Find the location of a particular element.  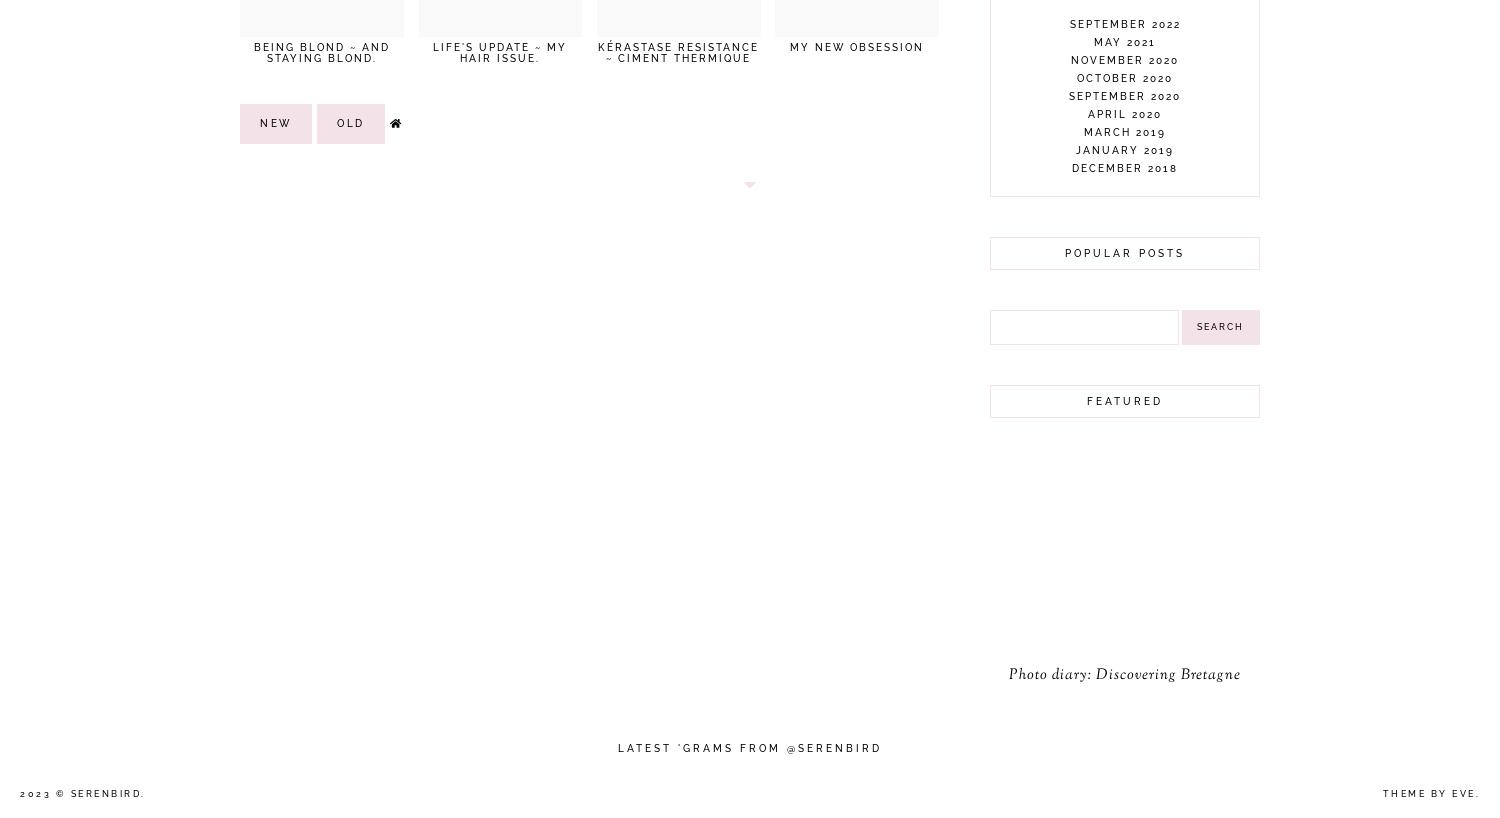

'December 2016' is located at coordinates (1125, 527).